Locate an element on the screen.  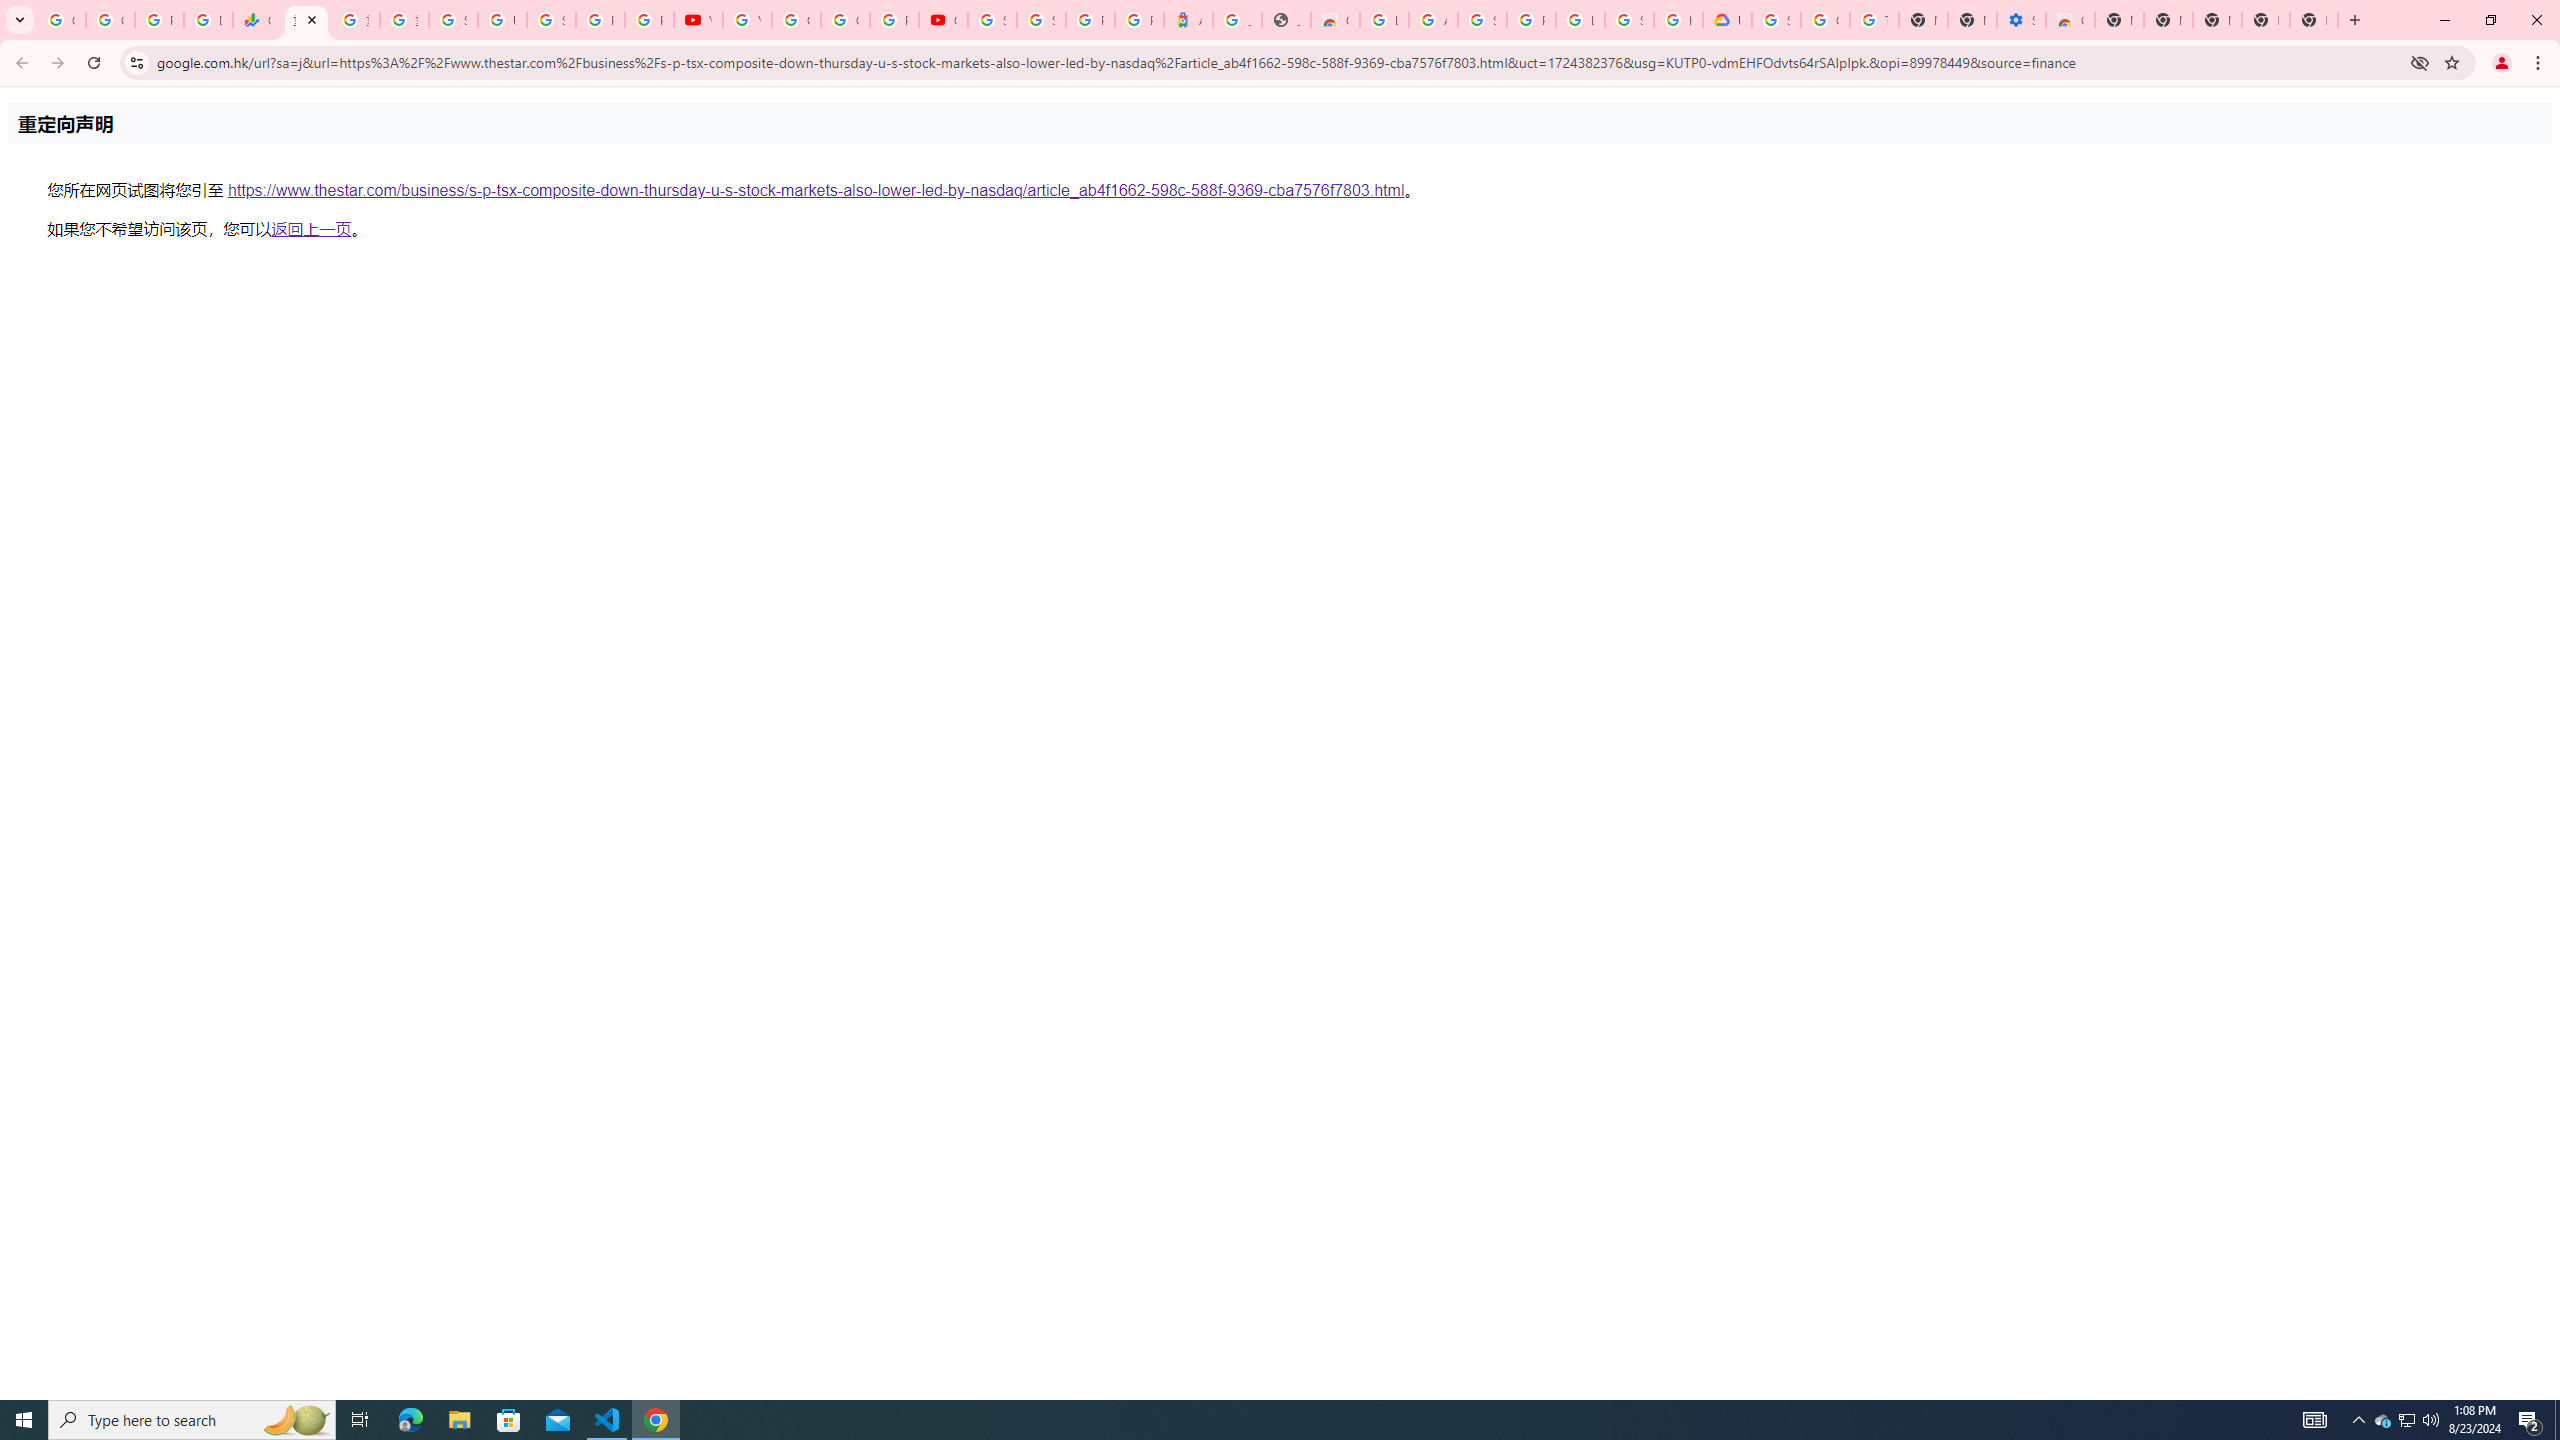
'New Tab' is located at coordinates (2314, 19).